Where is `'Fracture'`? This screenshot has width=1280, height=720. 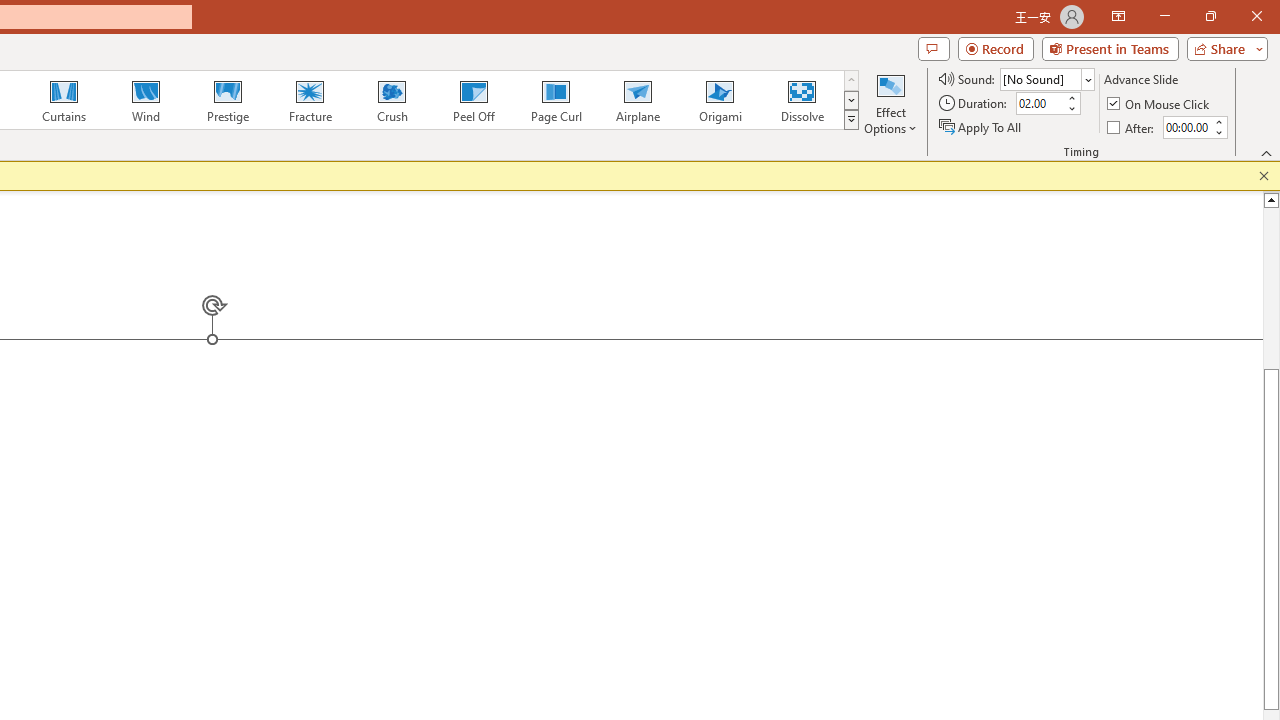
'Fracture' is located at coordinates (308, 100).